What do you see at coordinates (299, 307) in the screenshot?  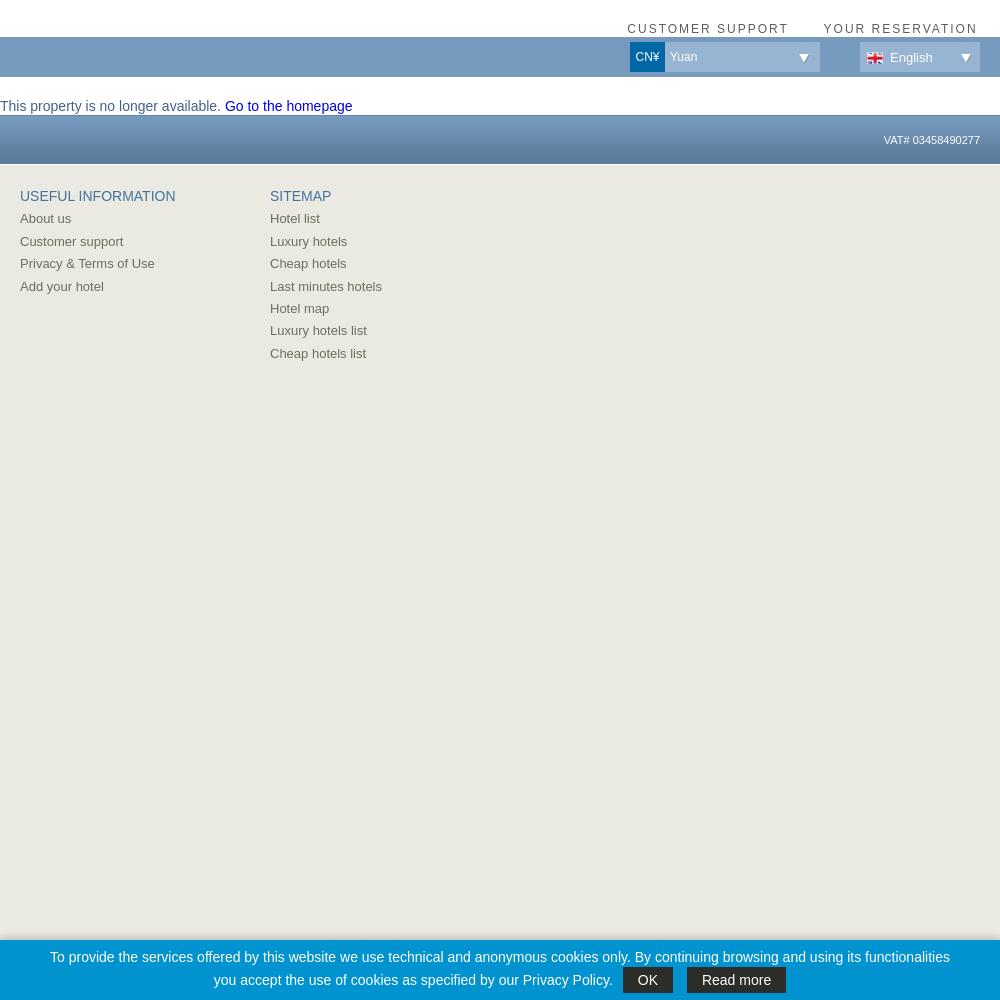 I see `'Hotel map'` at bounding box center [299, 307].